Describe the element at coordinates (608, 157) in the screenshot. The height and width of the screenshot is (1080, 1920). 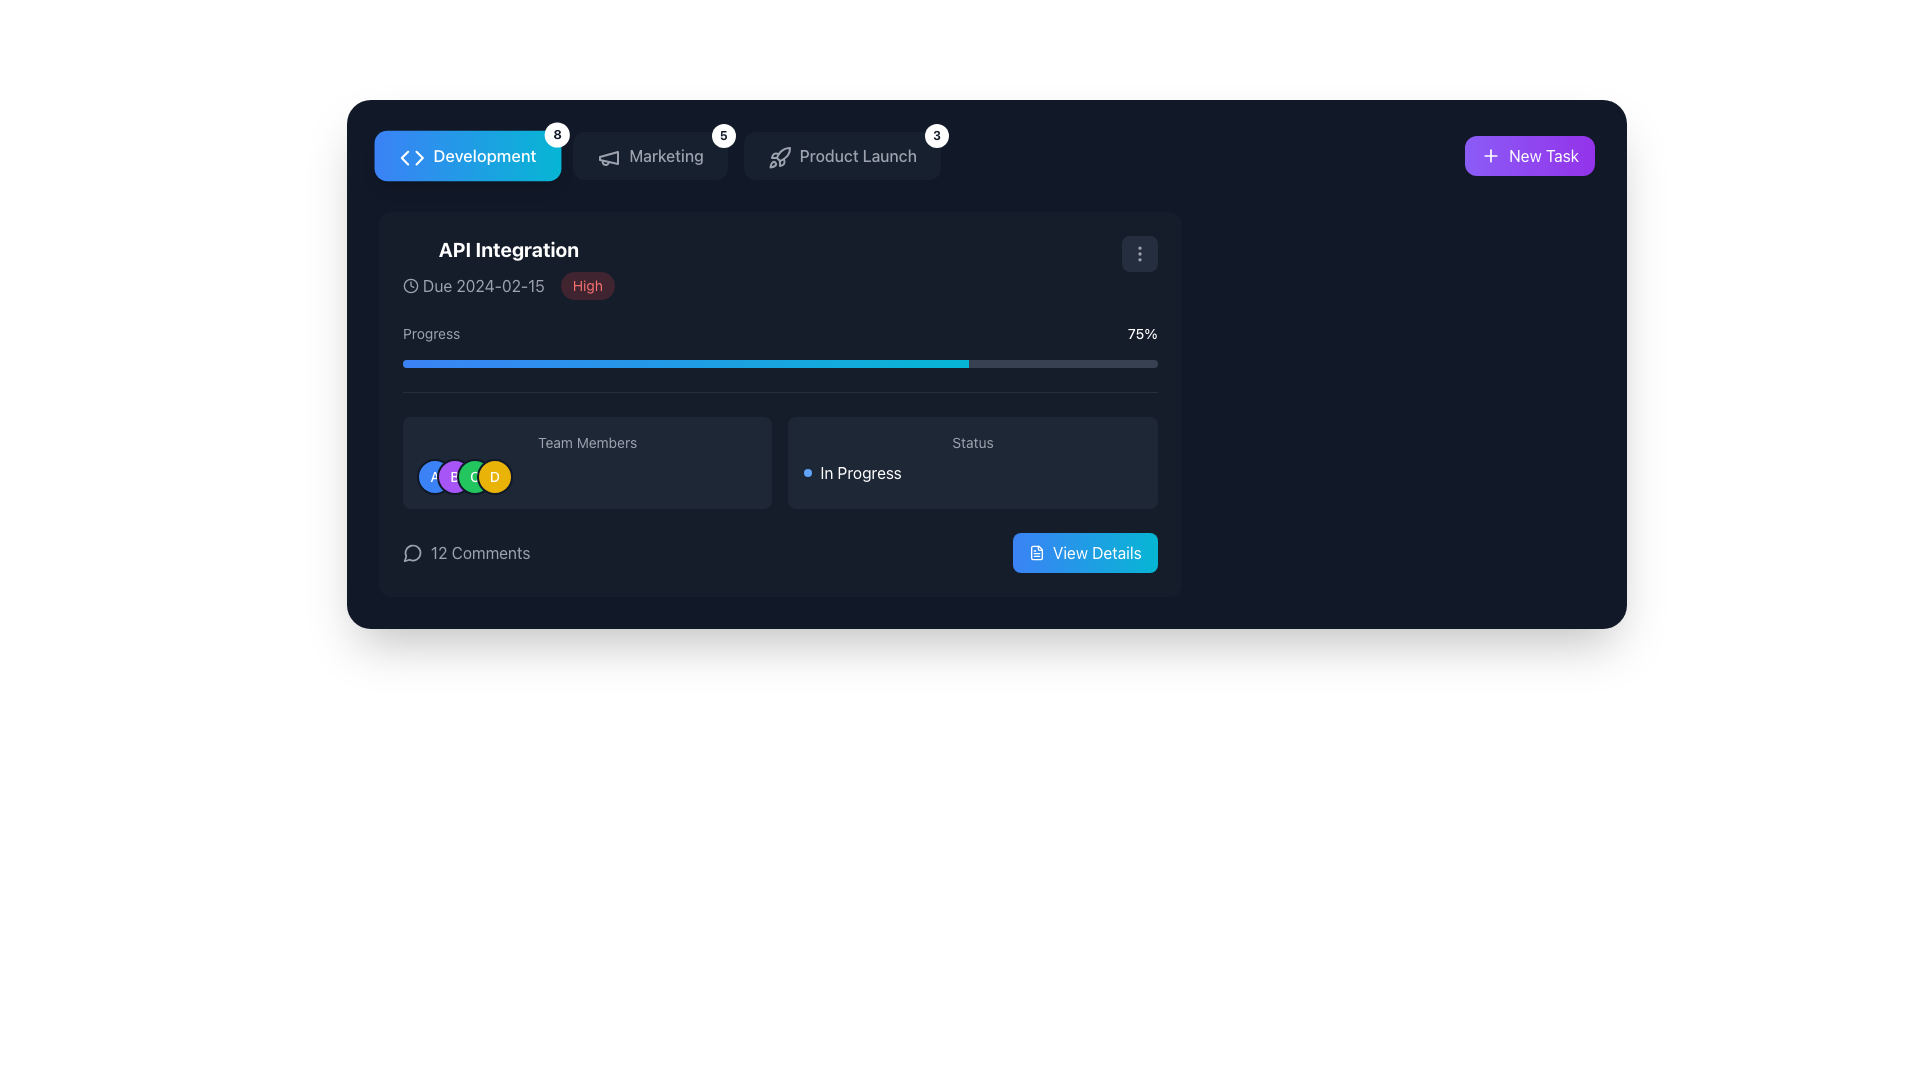
I see `the 'Marketing' icon in the top navigation bar to visually enhance user navigation` at that location.